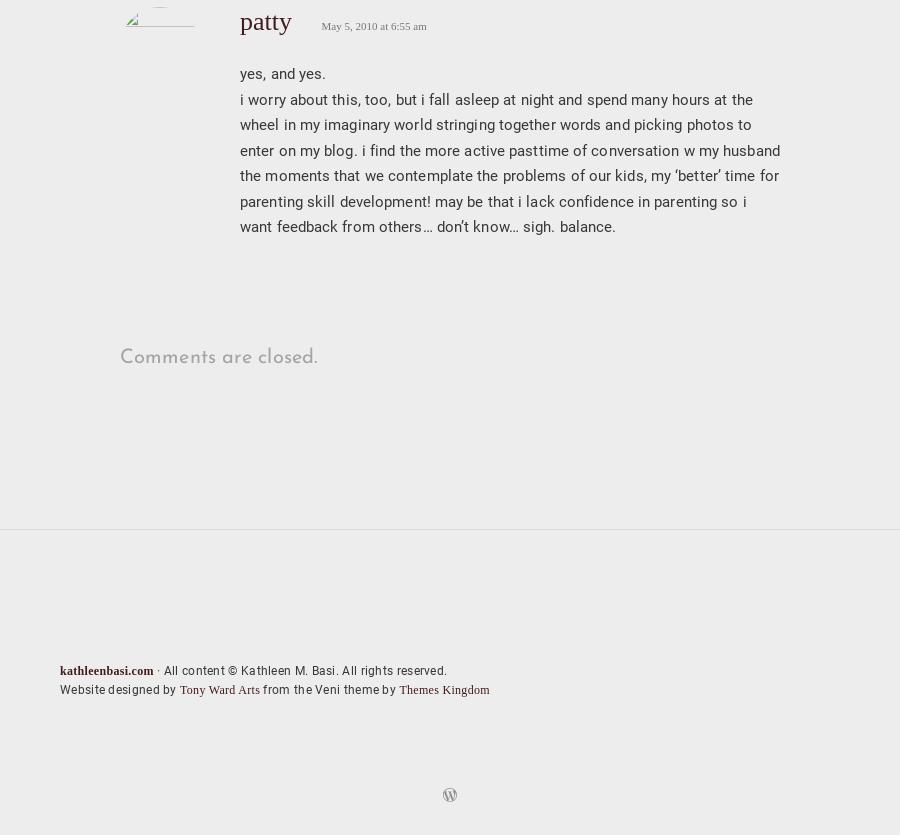 This screenshot has height=835, width=900. I want to click on 'May 5, 2010 at 6:55 am', so click(320, 25).